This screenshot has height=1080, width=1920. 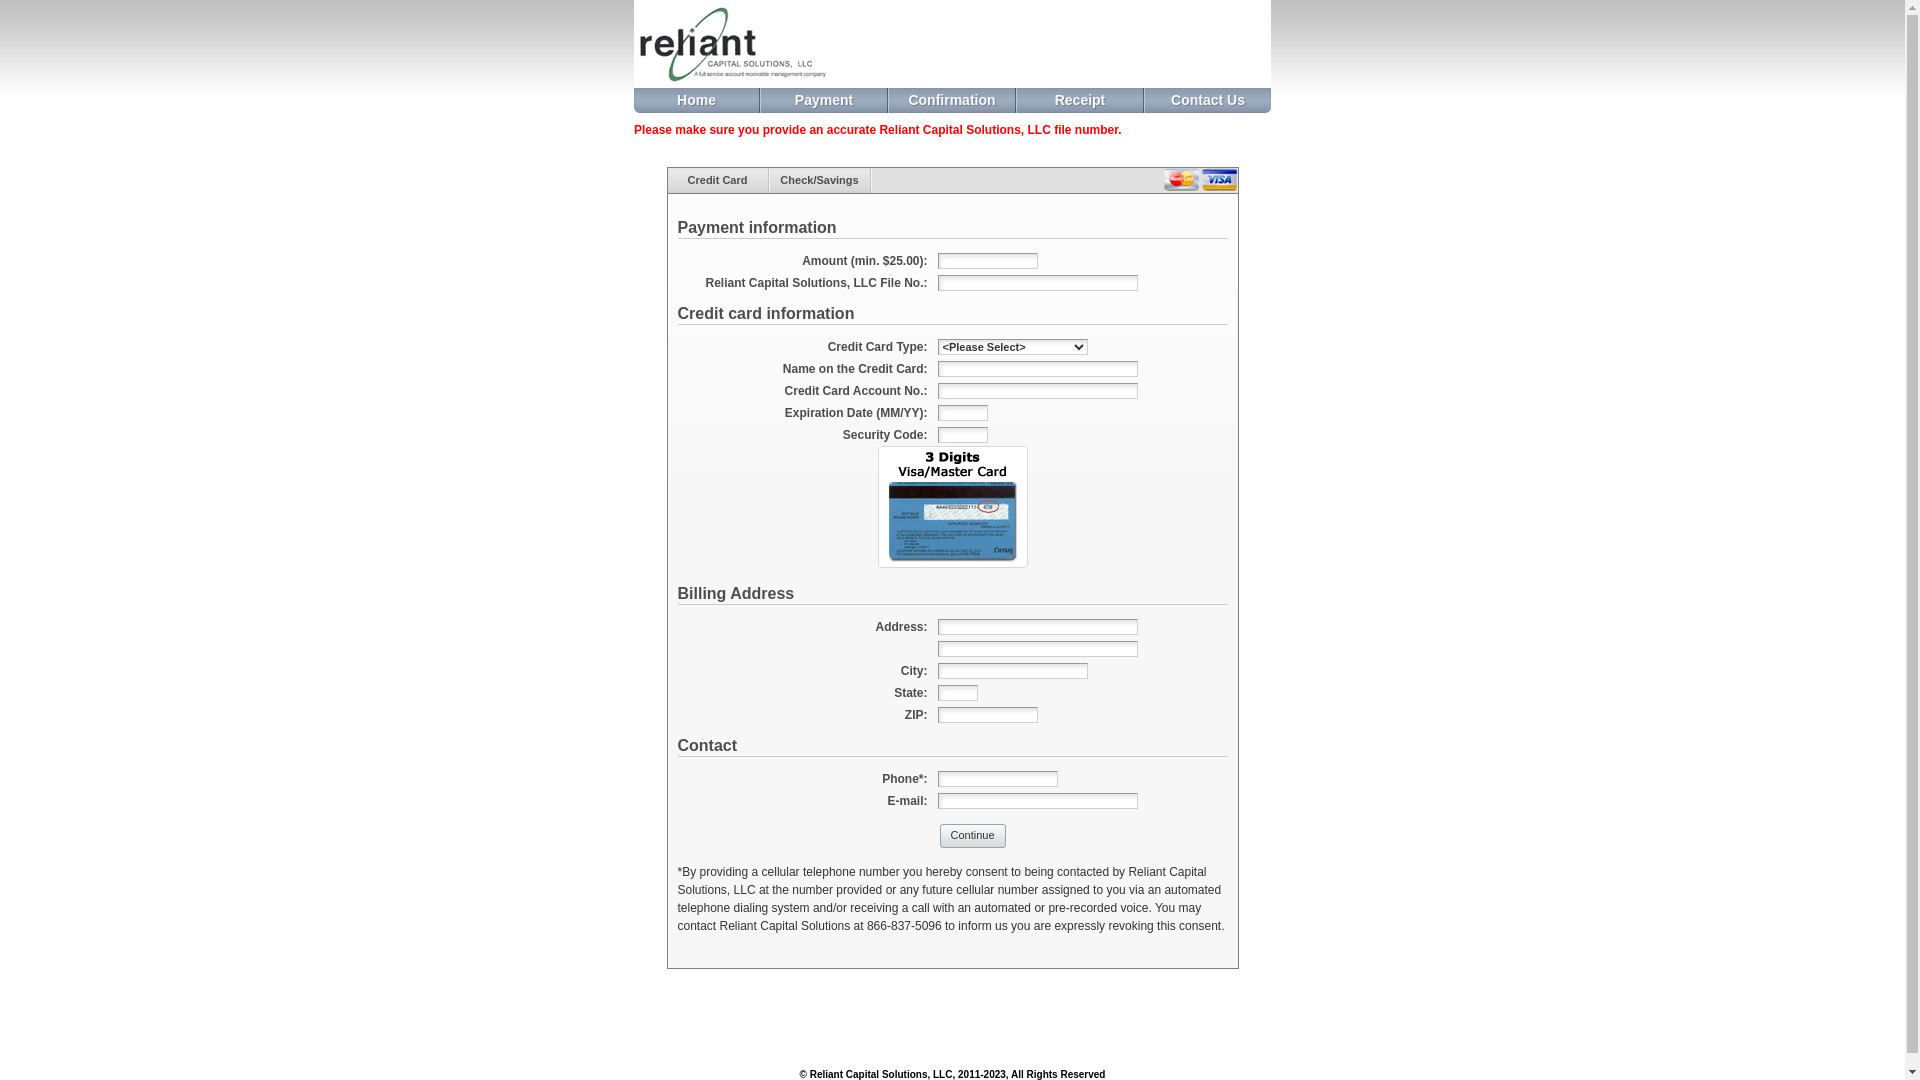 I want to click on 'Contact Us', so click(x=1207, y=100).